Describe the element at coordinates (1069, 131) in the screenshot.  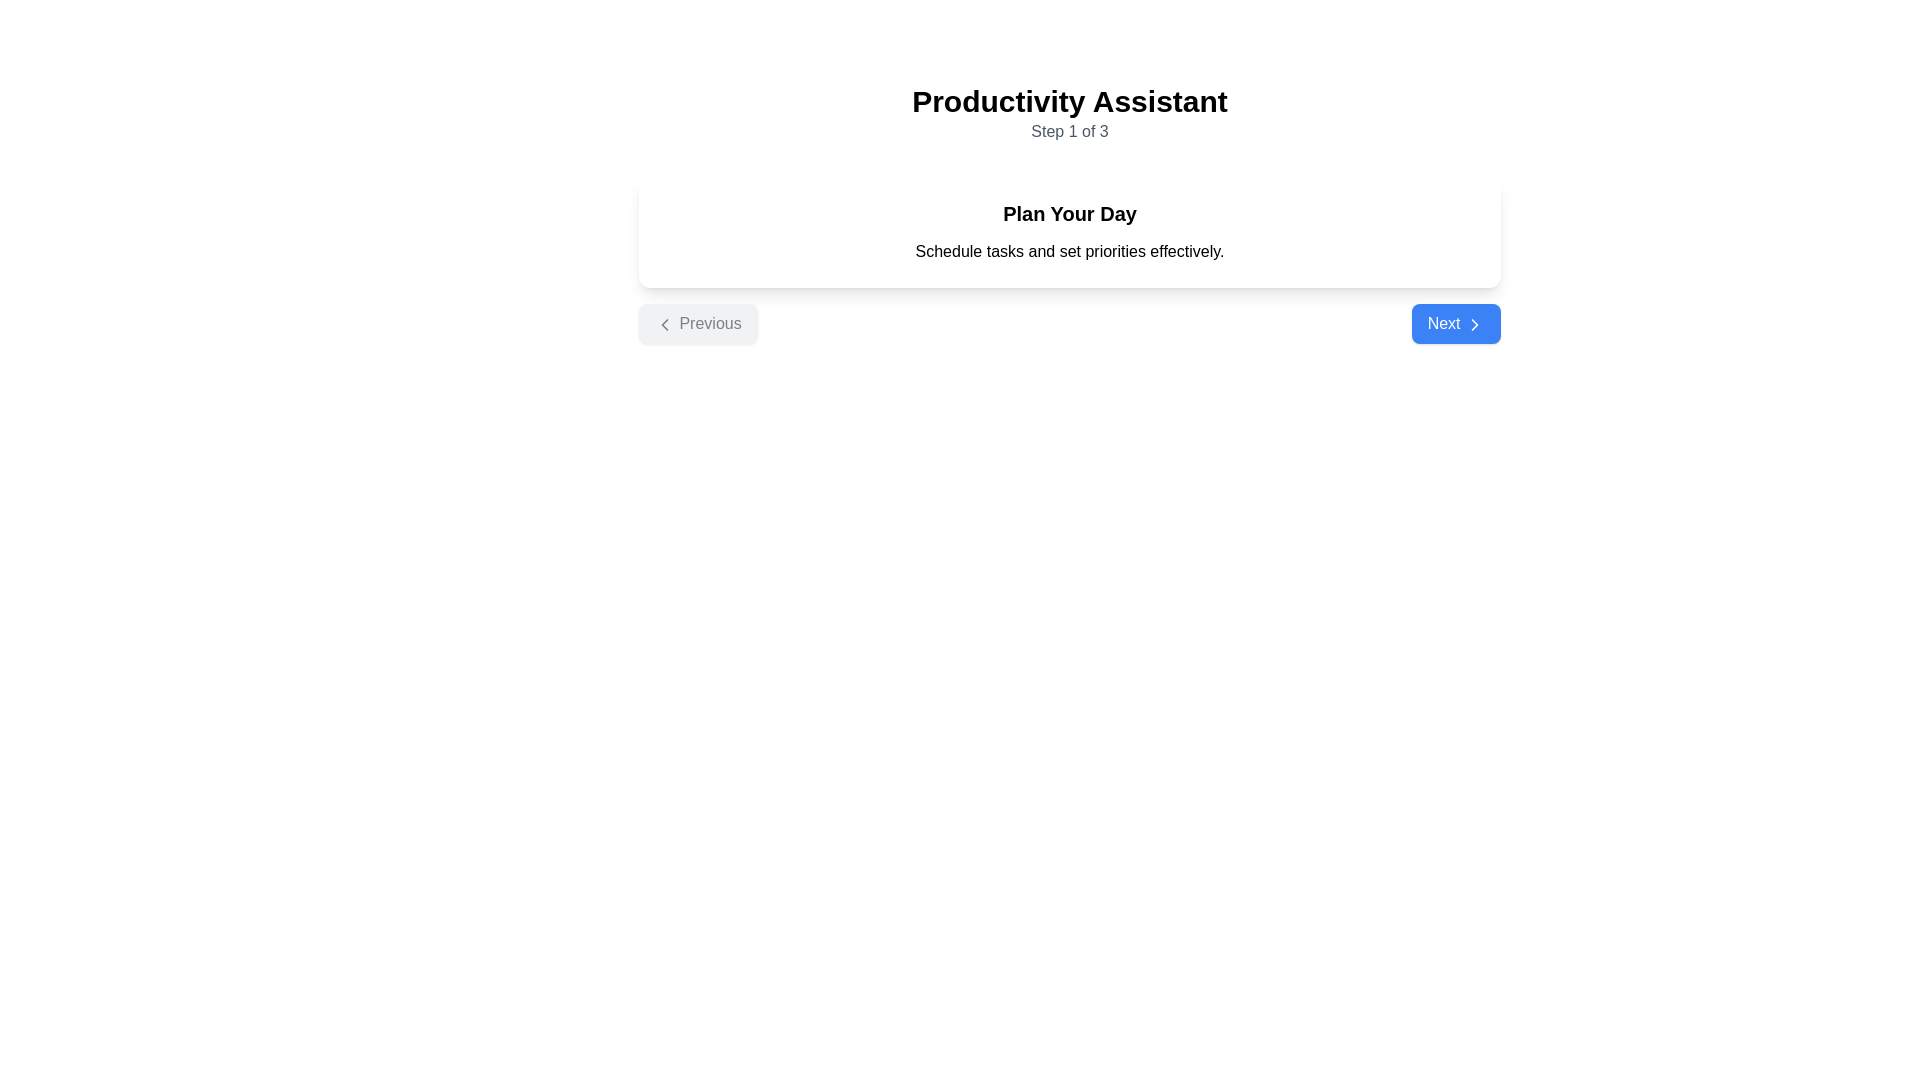
I see `the progress indicator text that provides information about the current step in the multi-step process, located below the 'Productivity Assistant' header` at that location.